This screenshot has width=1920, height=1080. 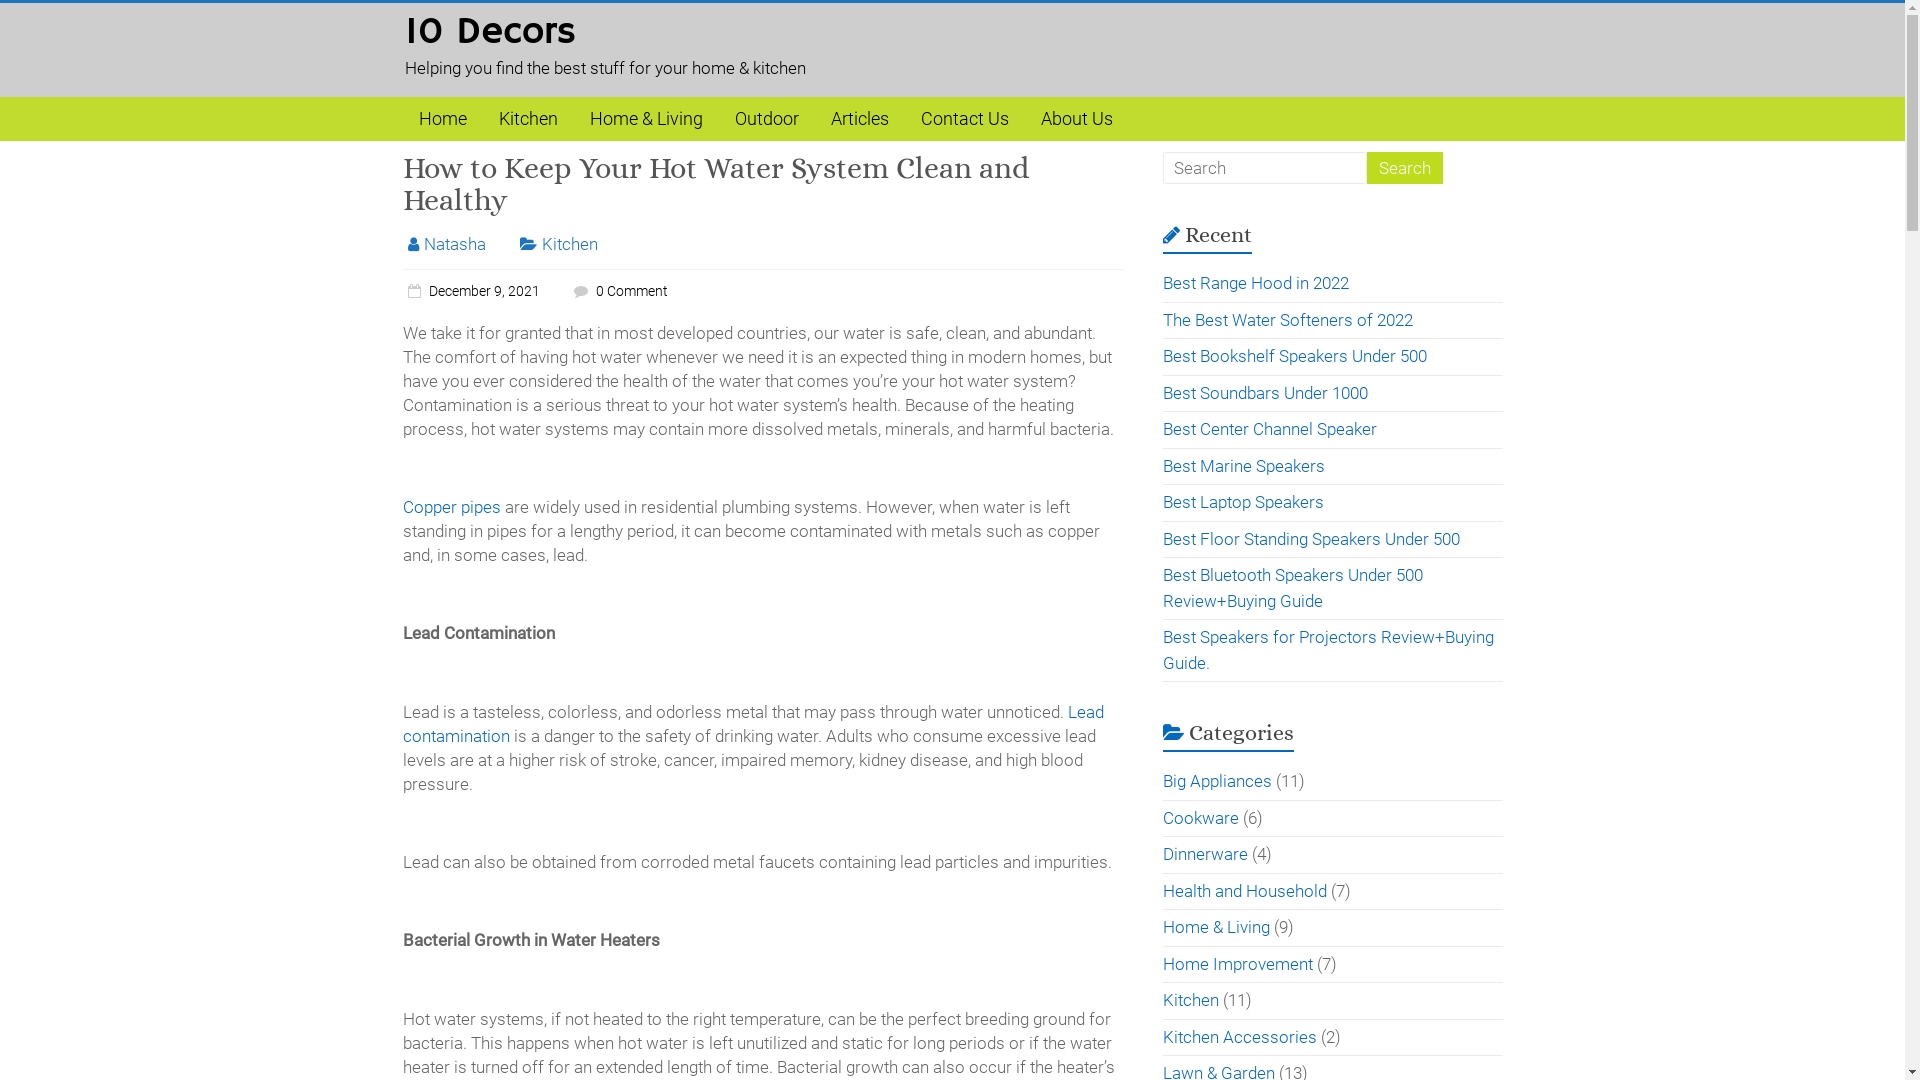 What do you see at coordinates (1328, 650) in the screenshot?
I see `'Best Speakers for Projectors Review+Buying Guide.'` at bounding box center [1328, 650].